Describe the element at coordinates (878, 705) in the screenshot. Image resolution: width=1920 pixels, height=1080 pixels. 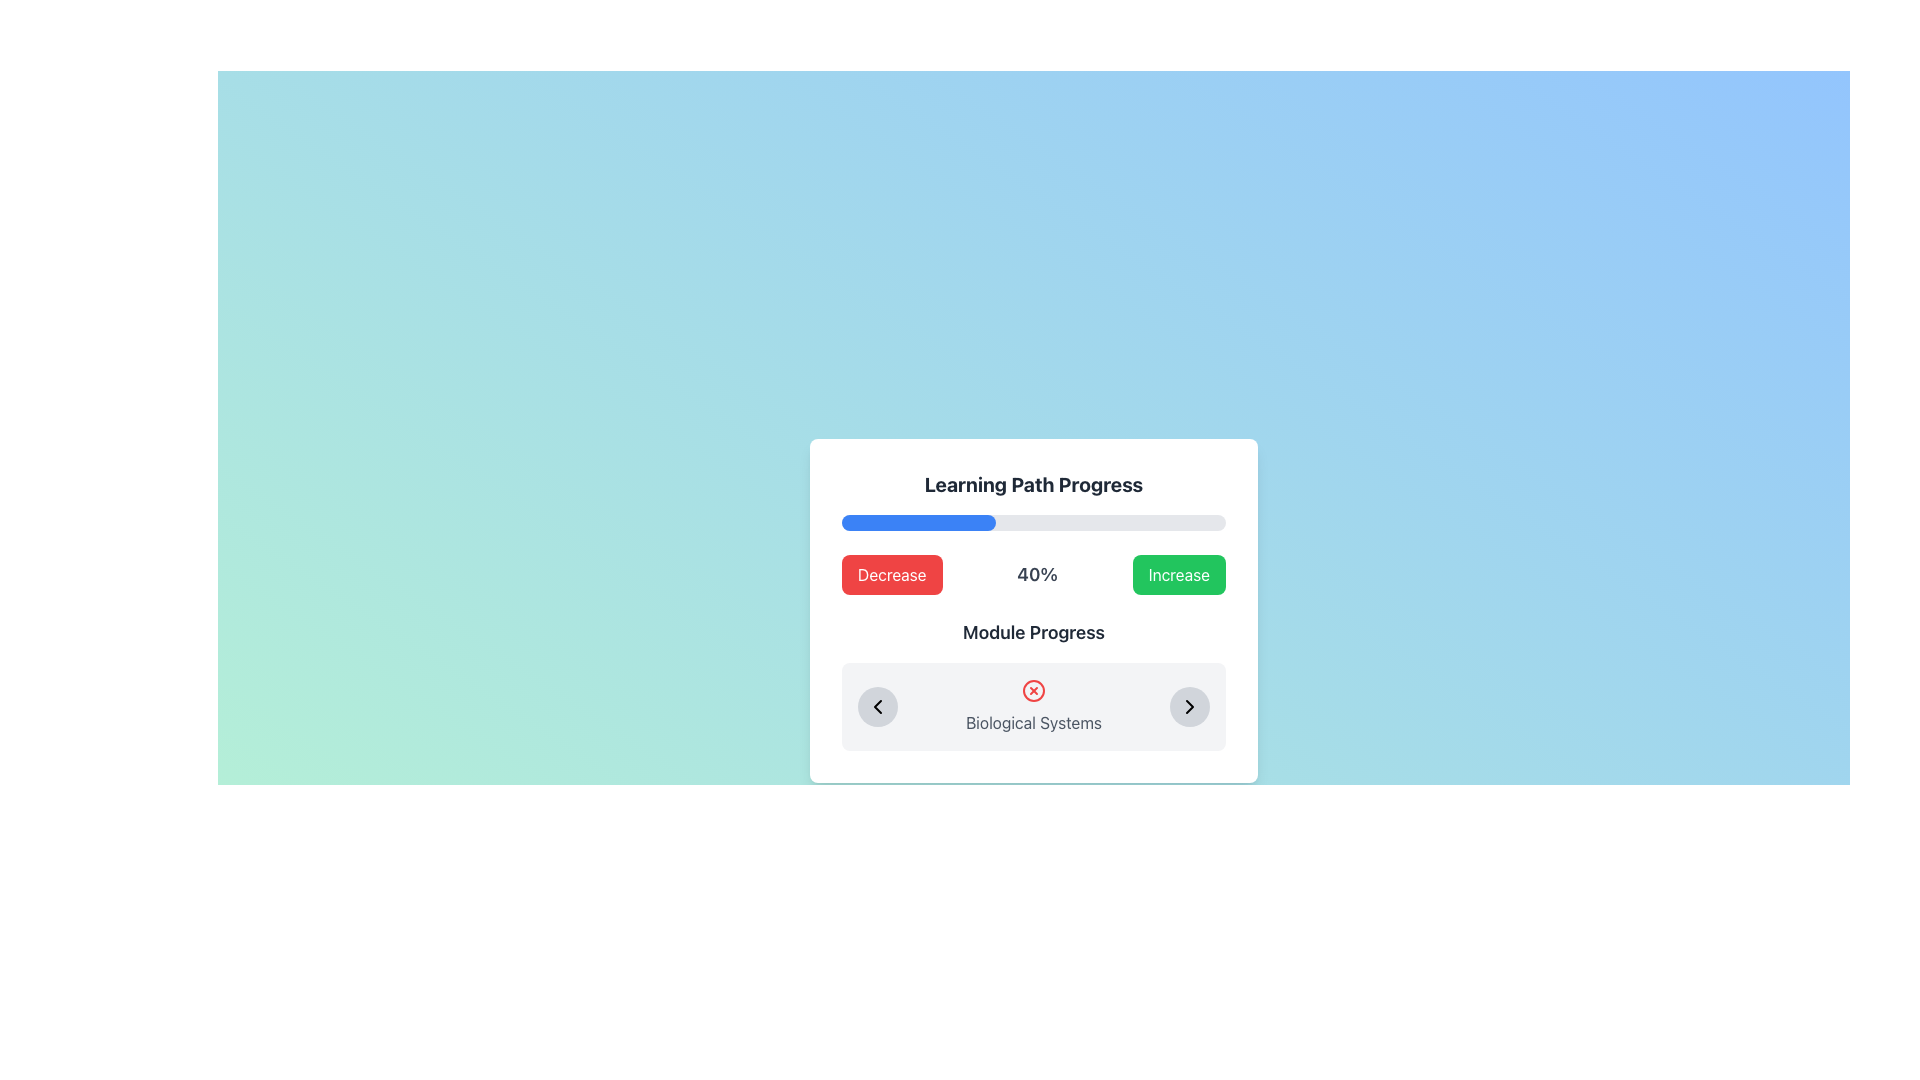
I see `the left-pointing chevron-shaped icon located in the 'Module Progress' section of the card interface` at that location.